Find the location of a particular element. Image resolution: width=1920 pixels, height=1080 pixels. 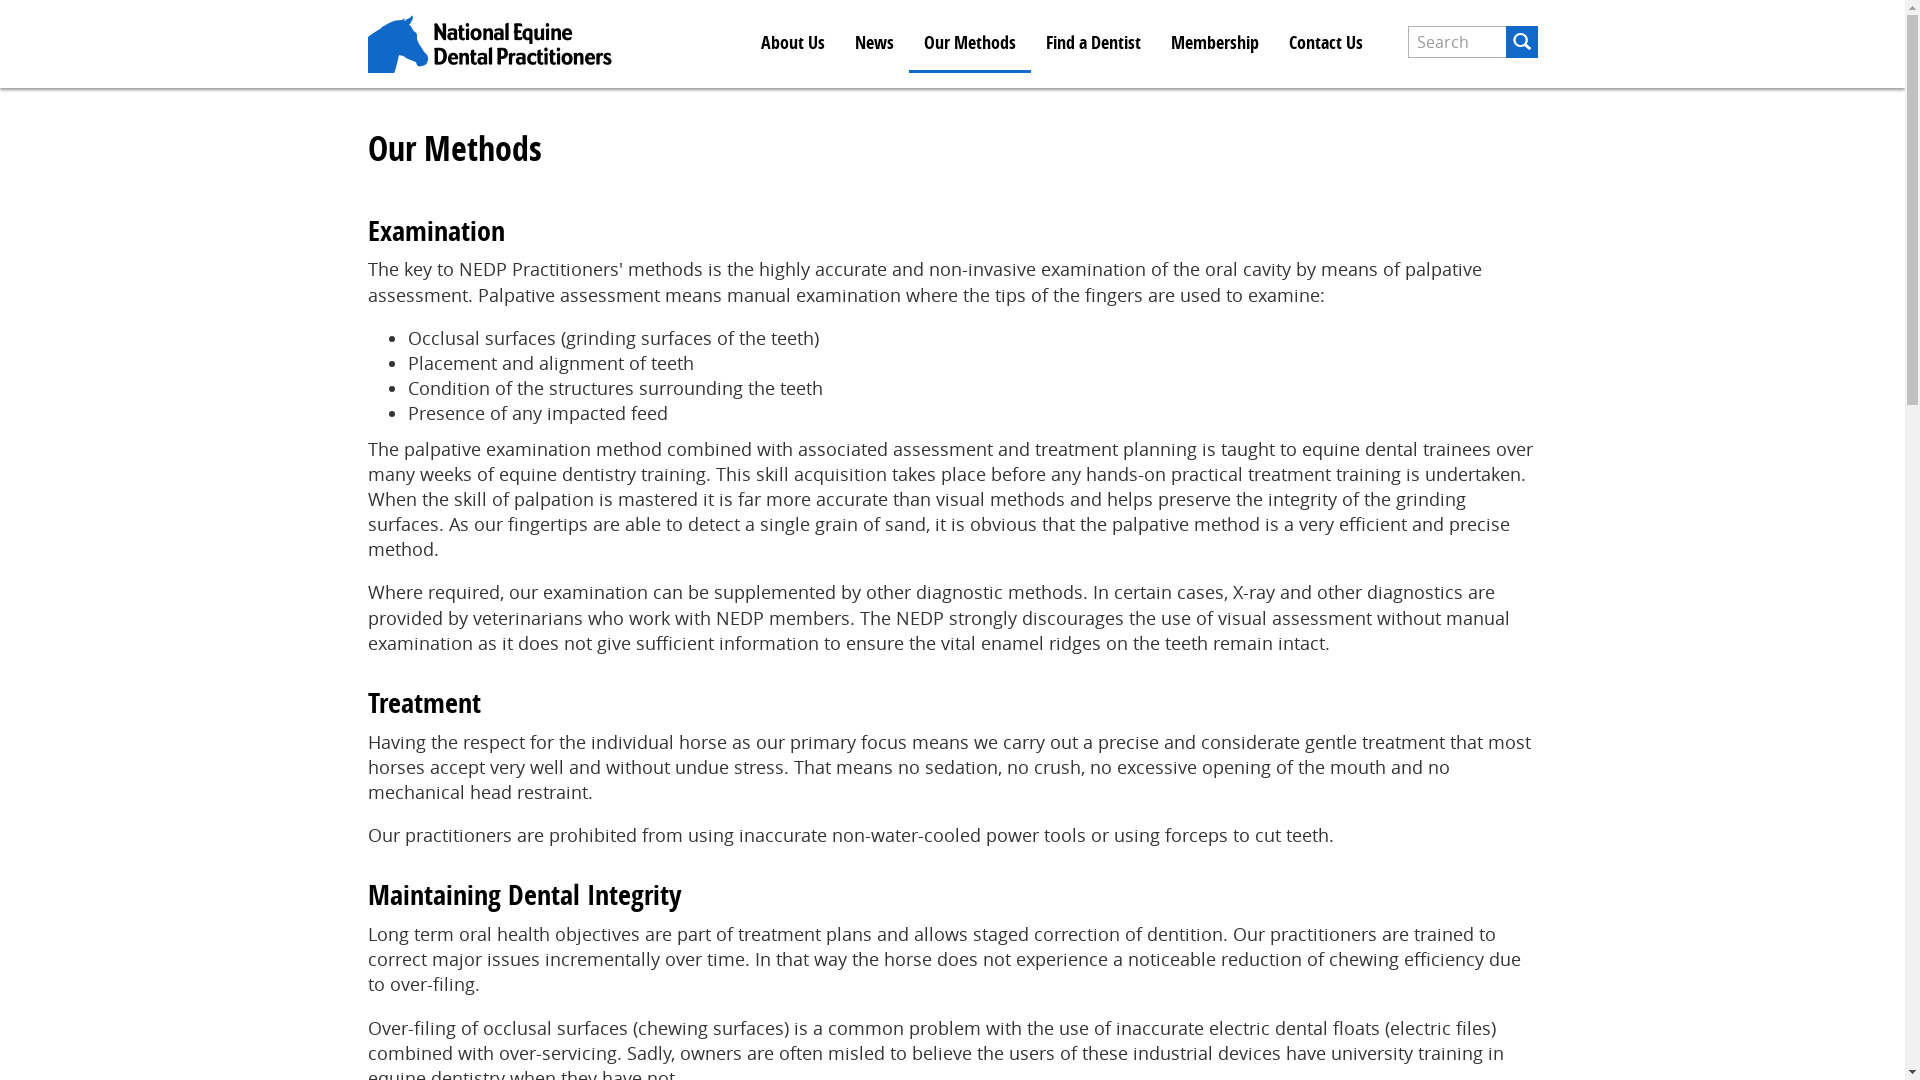

'Enter the terms you wish to search for.' is located at coordinates (1406, 42).